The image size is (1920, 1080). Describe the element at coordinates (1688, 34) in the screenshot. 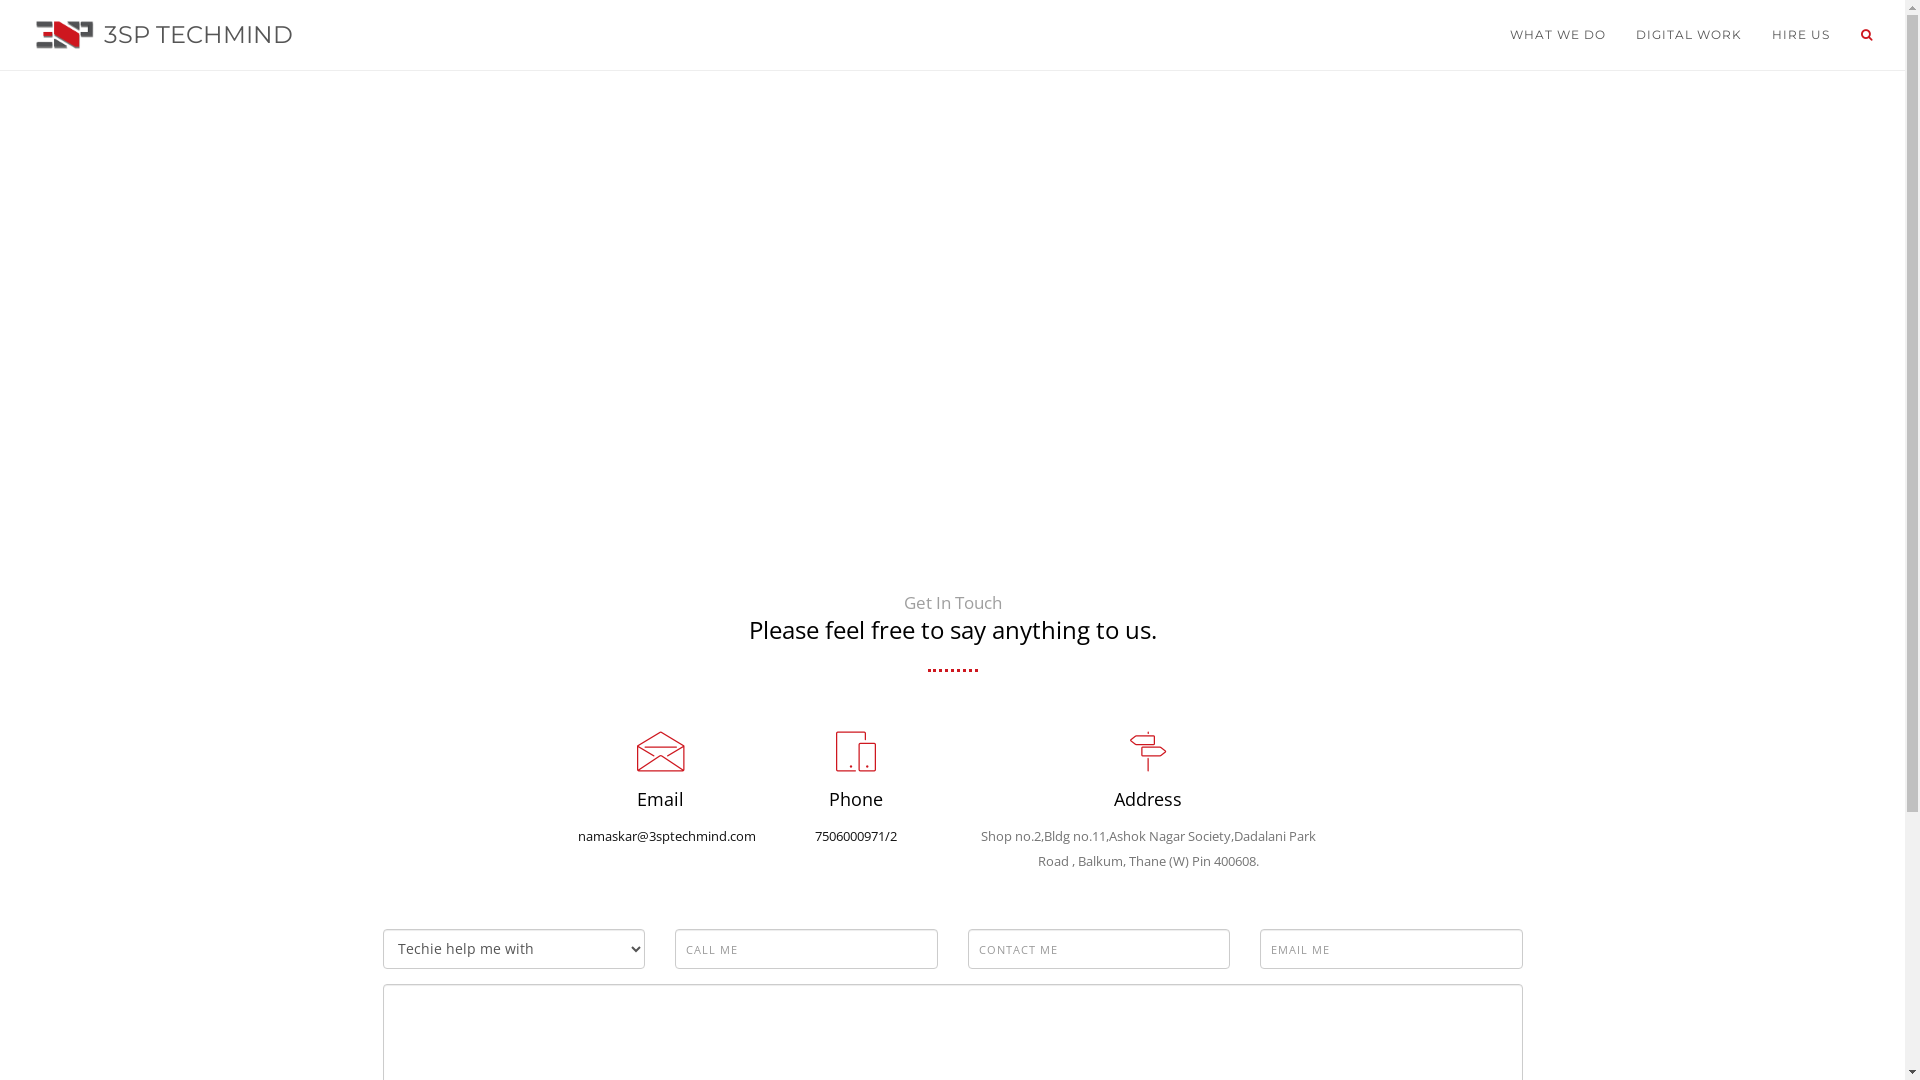

I see `'DIGITAL WORK'` at that location.